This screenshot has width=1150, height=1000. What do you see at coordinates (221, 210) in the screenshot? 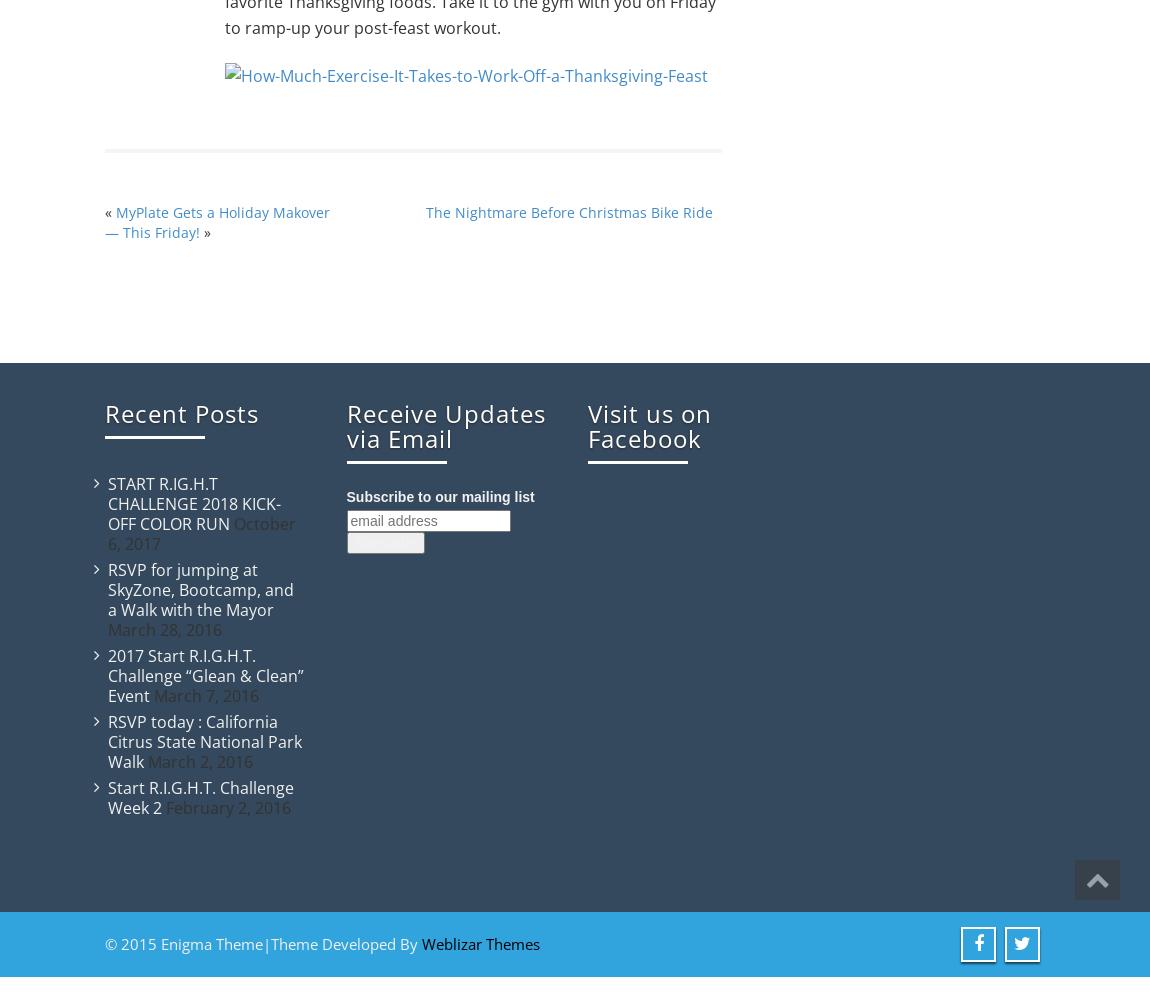
I see `'MyPlate Gets a Holiday Makover'` at bounding box center [221, 210].